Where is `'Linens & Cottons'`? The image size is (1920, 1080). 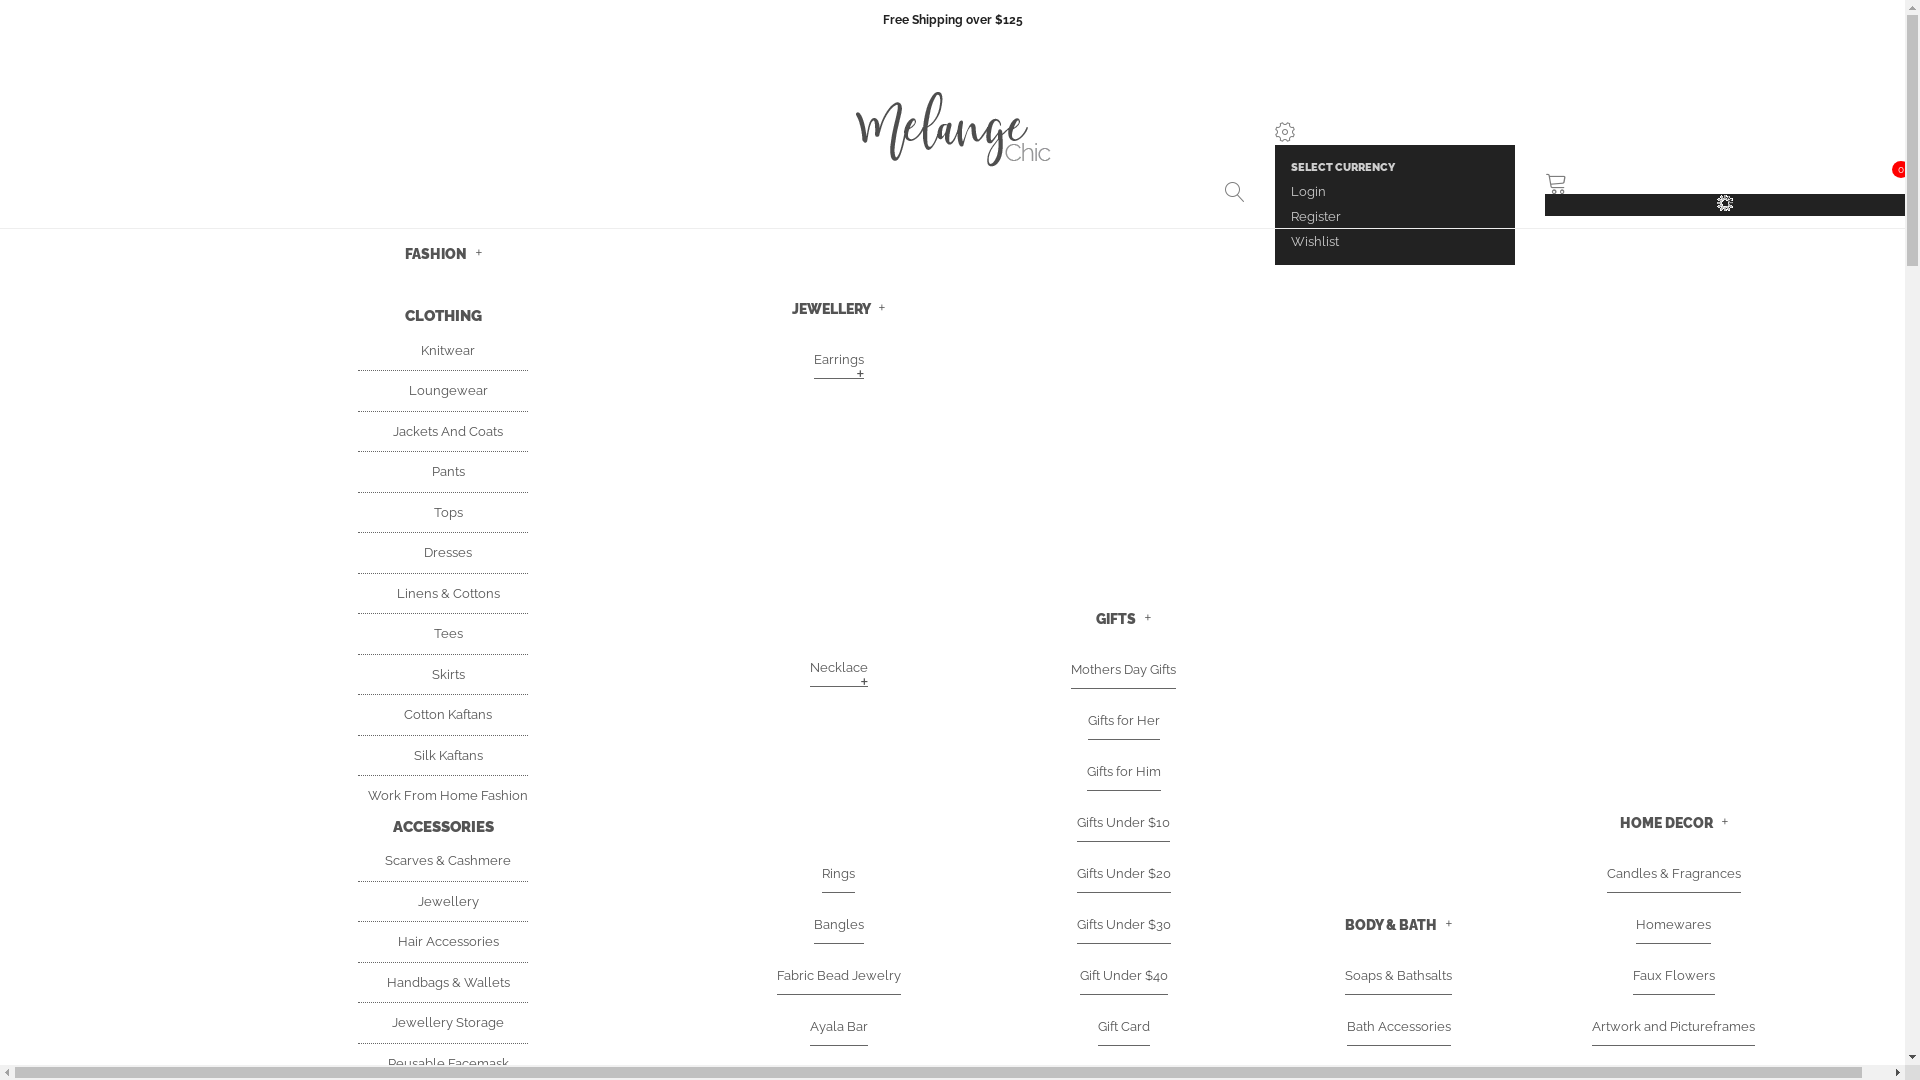 'Linens & Cottons' is located at coordinates (441, 592).